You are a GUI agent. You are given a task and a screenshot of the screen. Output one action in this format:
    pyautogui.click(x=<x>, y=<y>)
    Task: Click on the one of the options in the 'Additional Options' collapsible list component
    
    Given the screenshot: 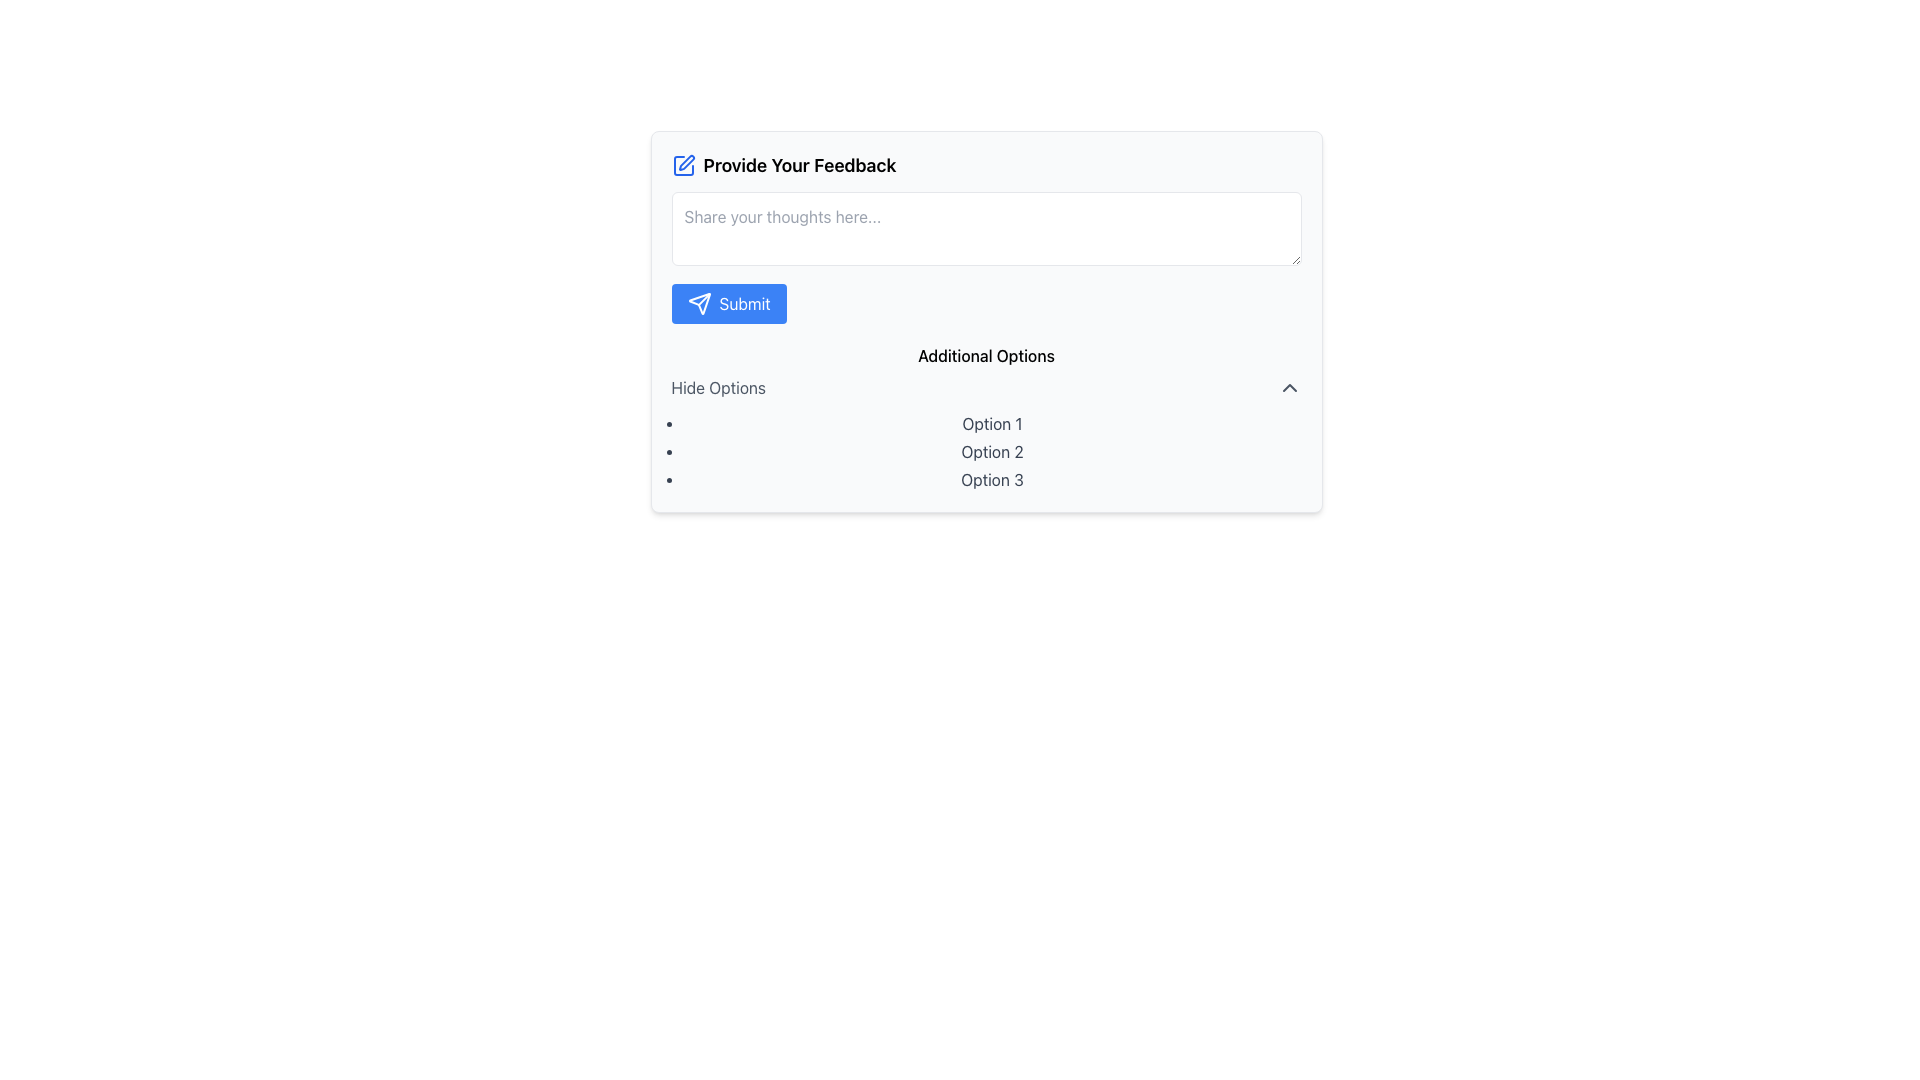 What is the action you would take?
    pyautogui.click(x=986, y=416)
    